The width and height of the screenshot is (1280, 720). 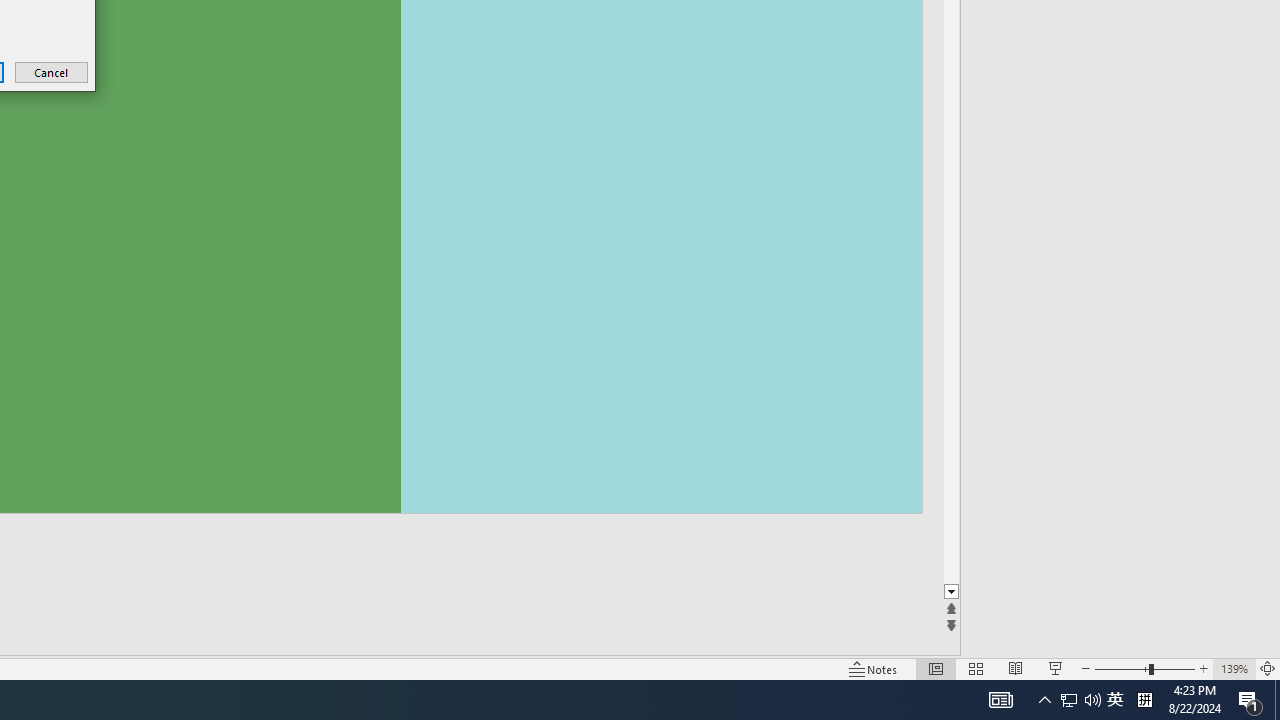 I want to click on 'Zoom', so click(x=1144, y=669).